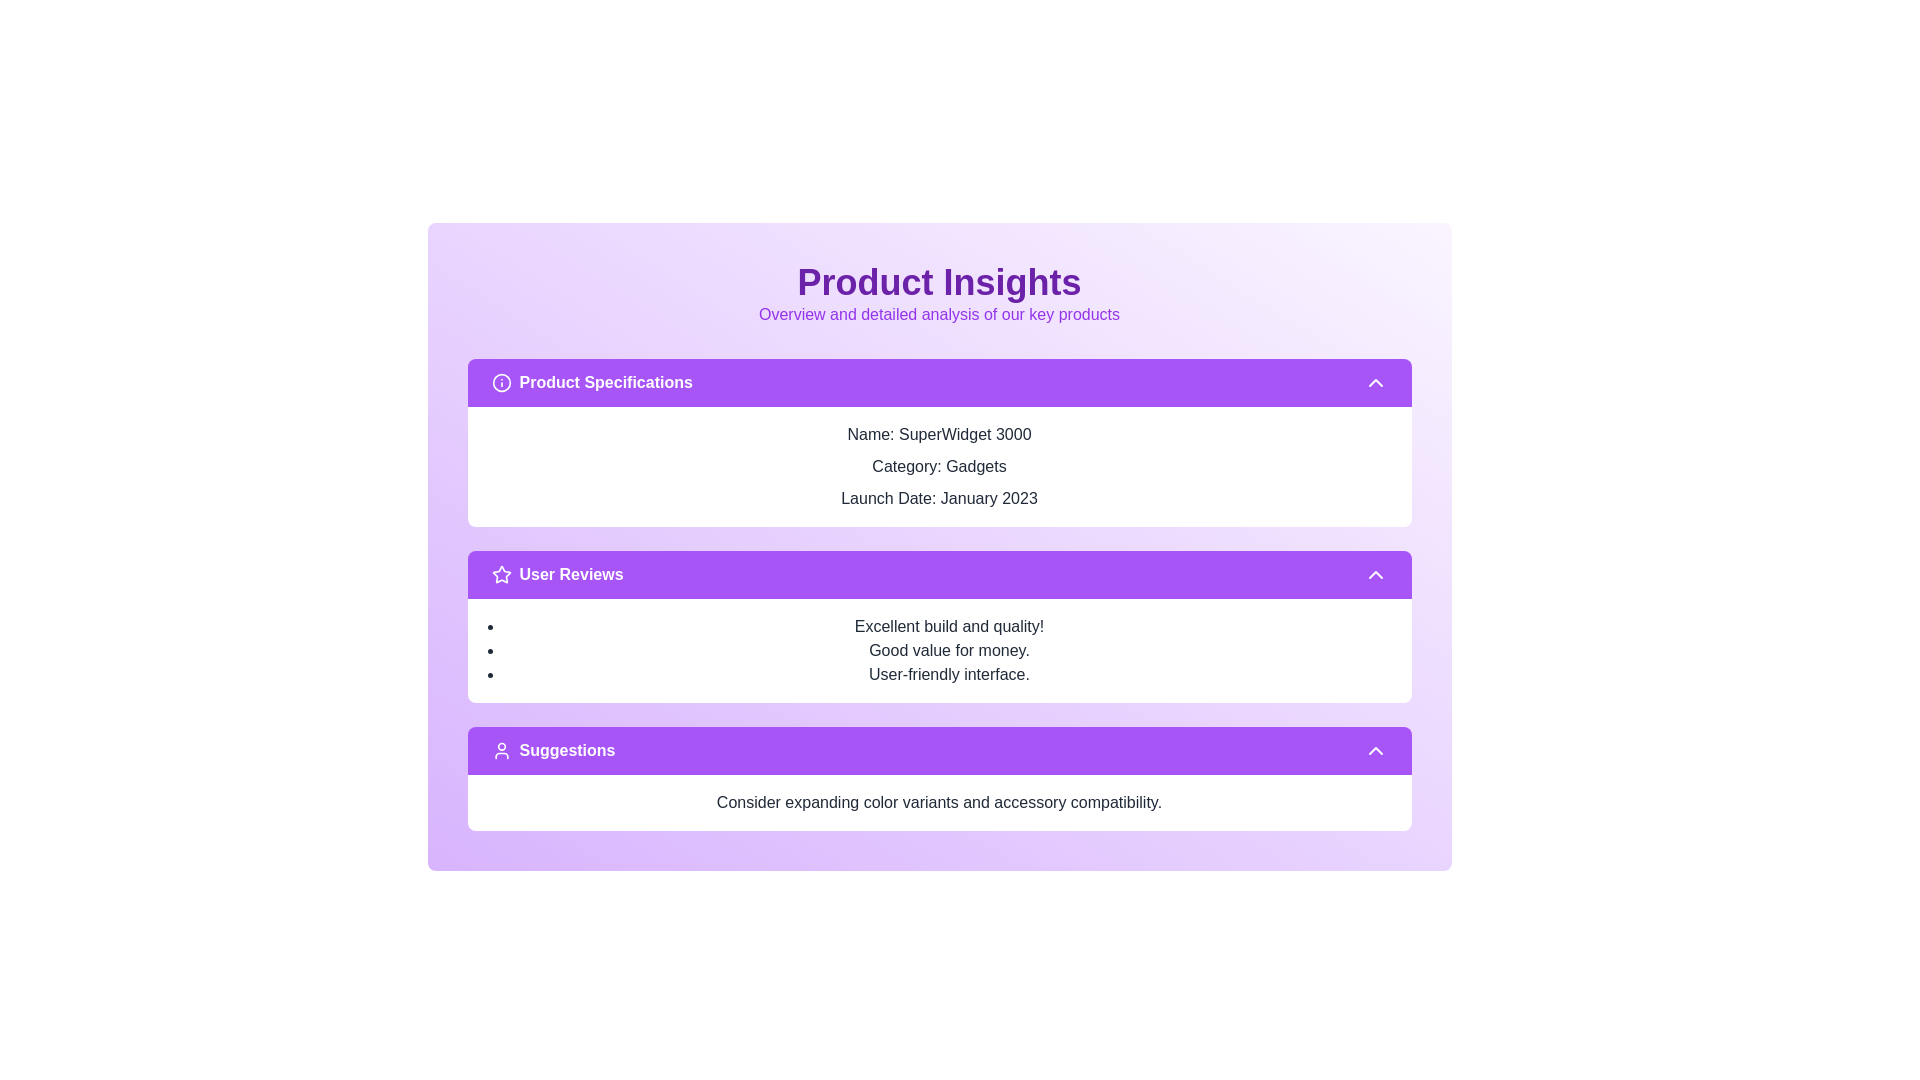 The image size is (1920, 1080). Describe the element at coordinates (570, 574) in the screenshot. I see `the 'User Reviews' section header, which is a bold white text label on a purple background` at that location.